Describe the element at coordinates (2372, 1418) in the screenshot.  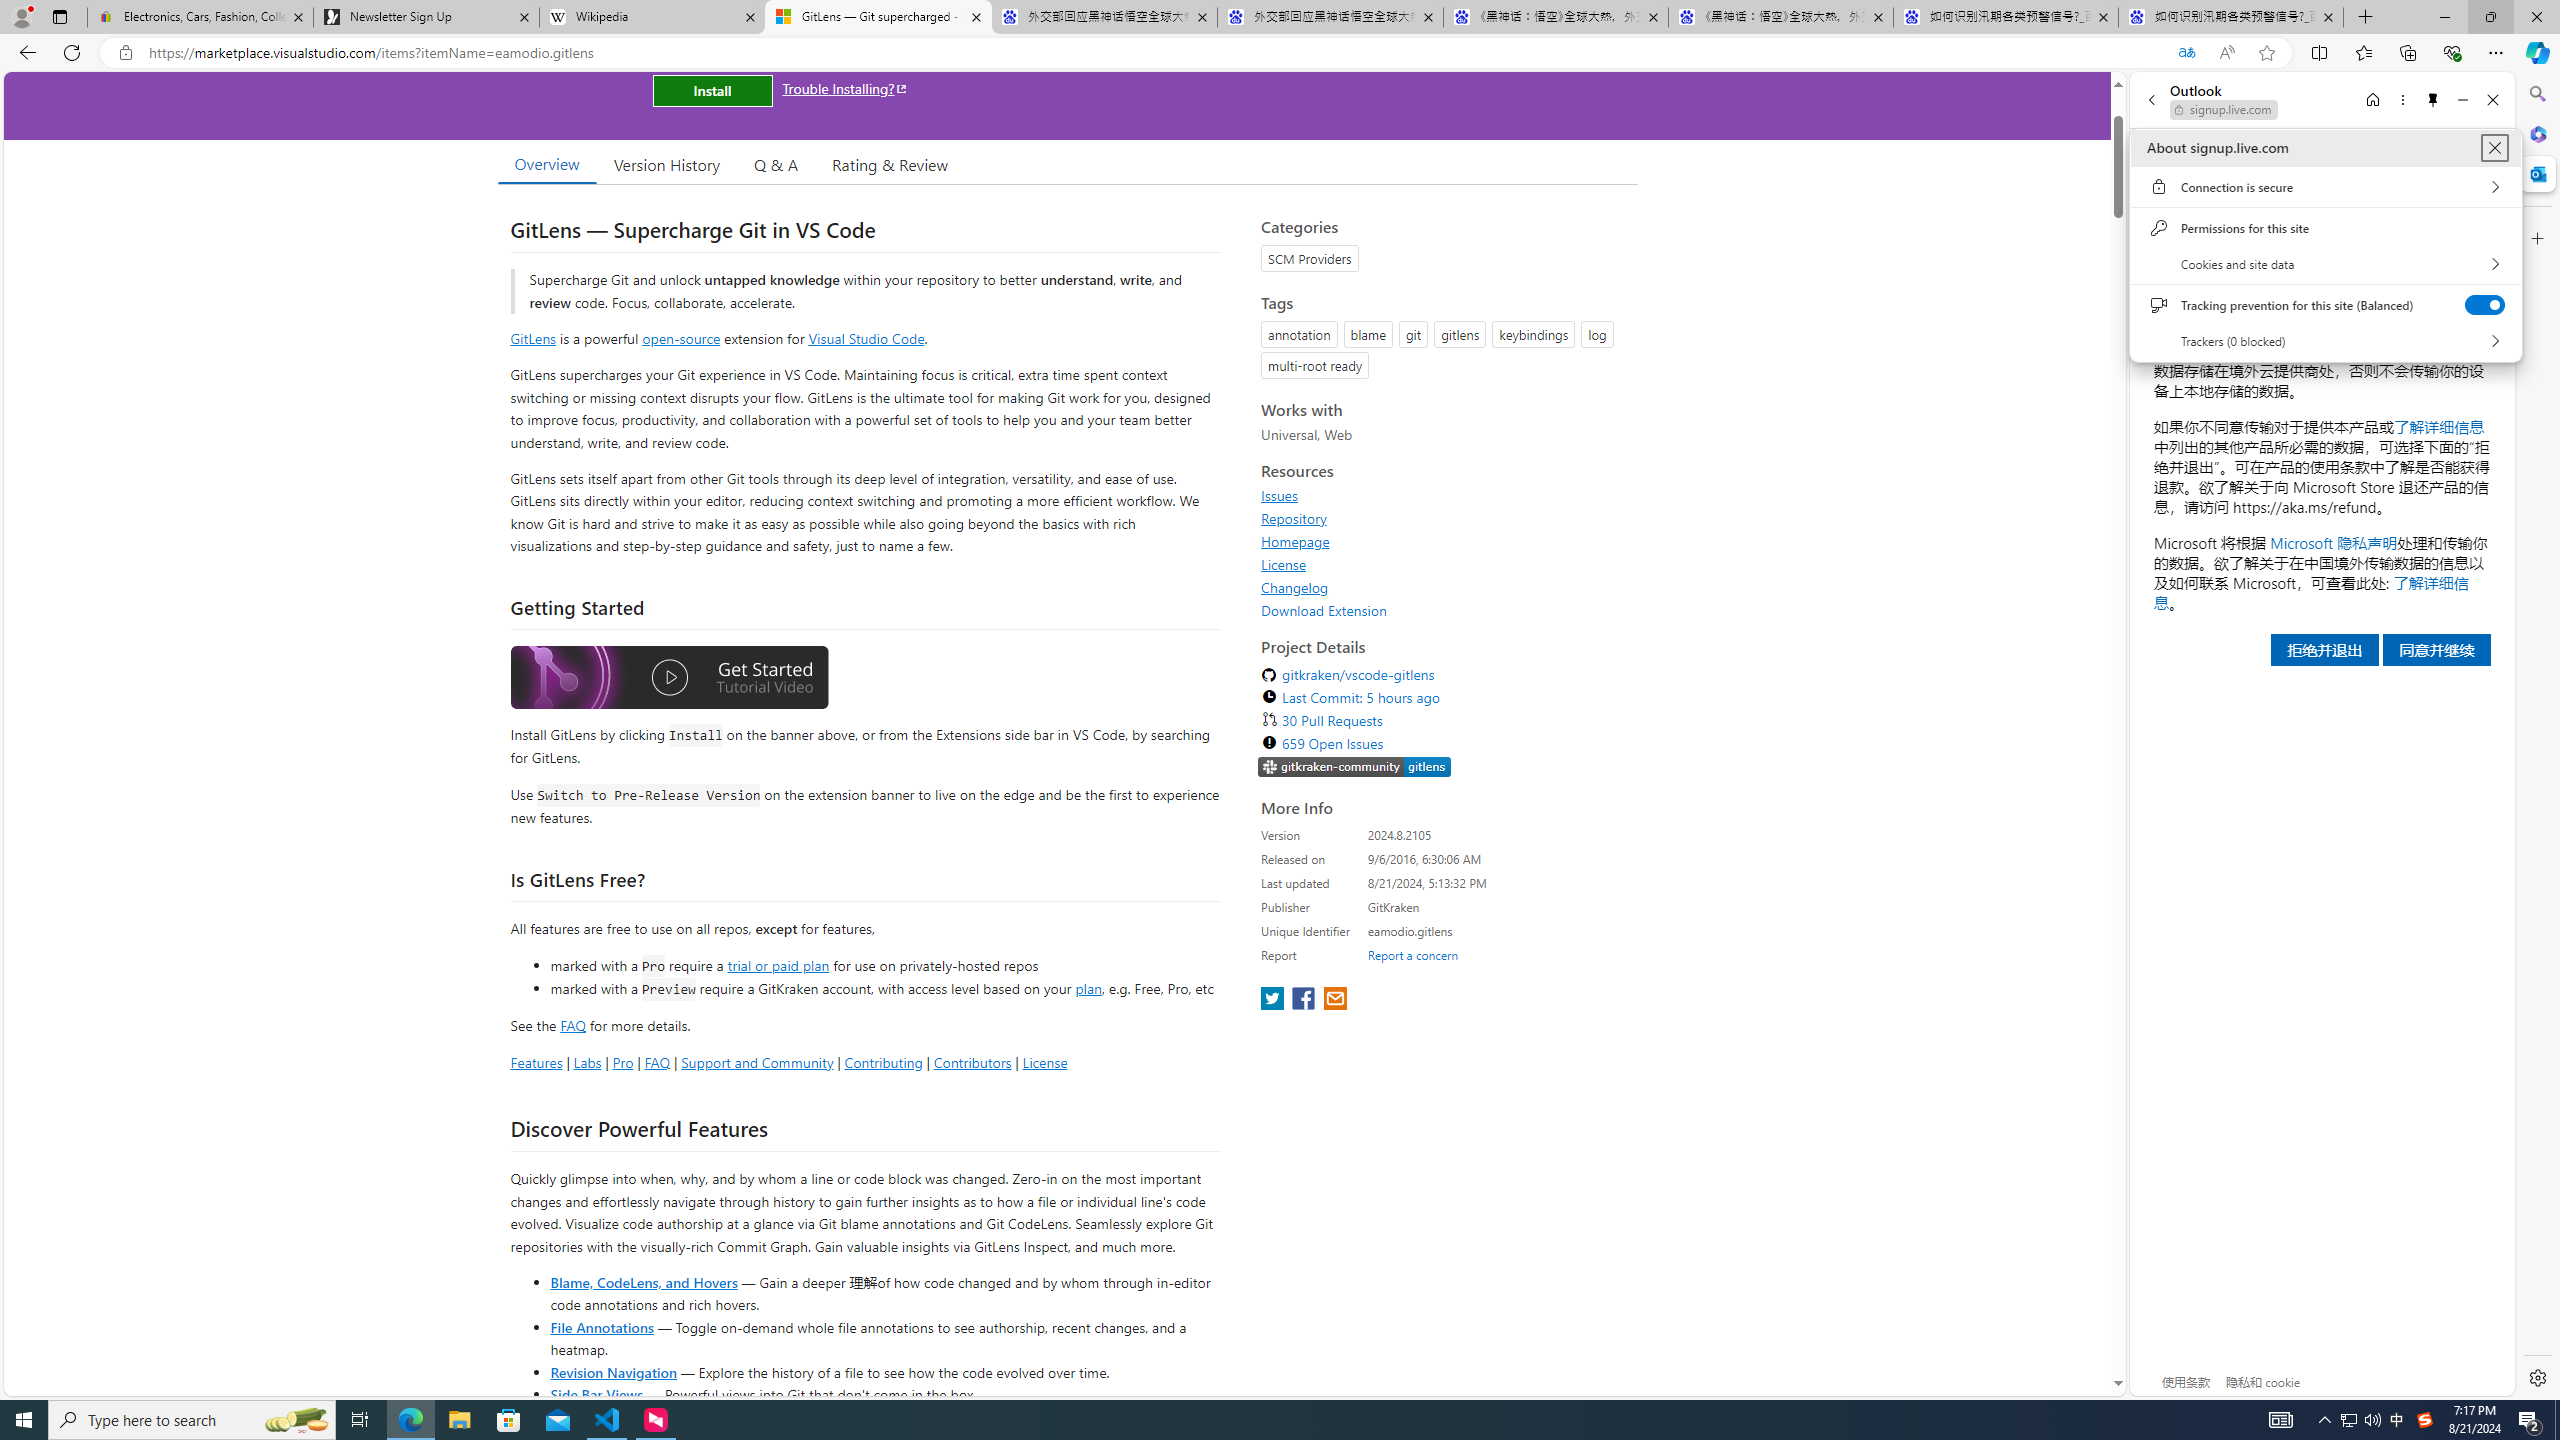
I see `'Q2790: 100%'` at that location.